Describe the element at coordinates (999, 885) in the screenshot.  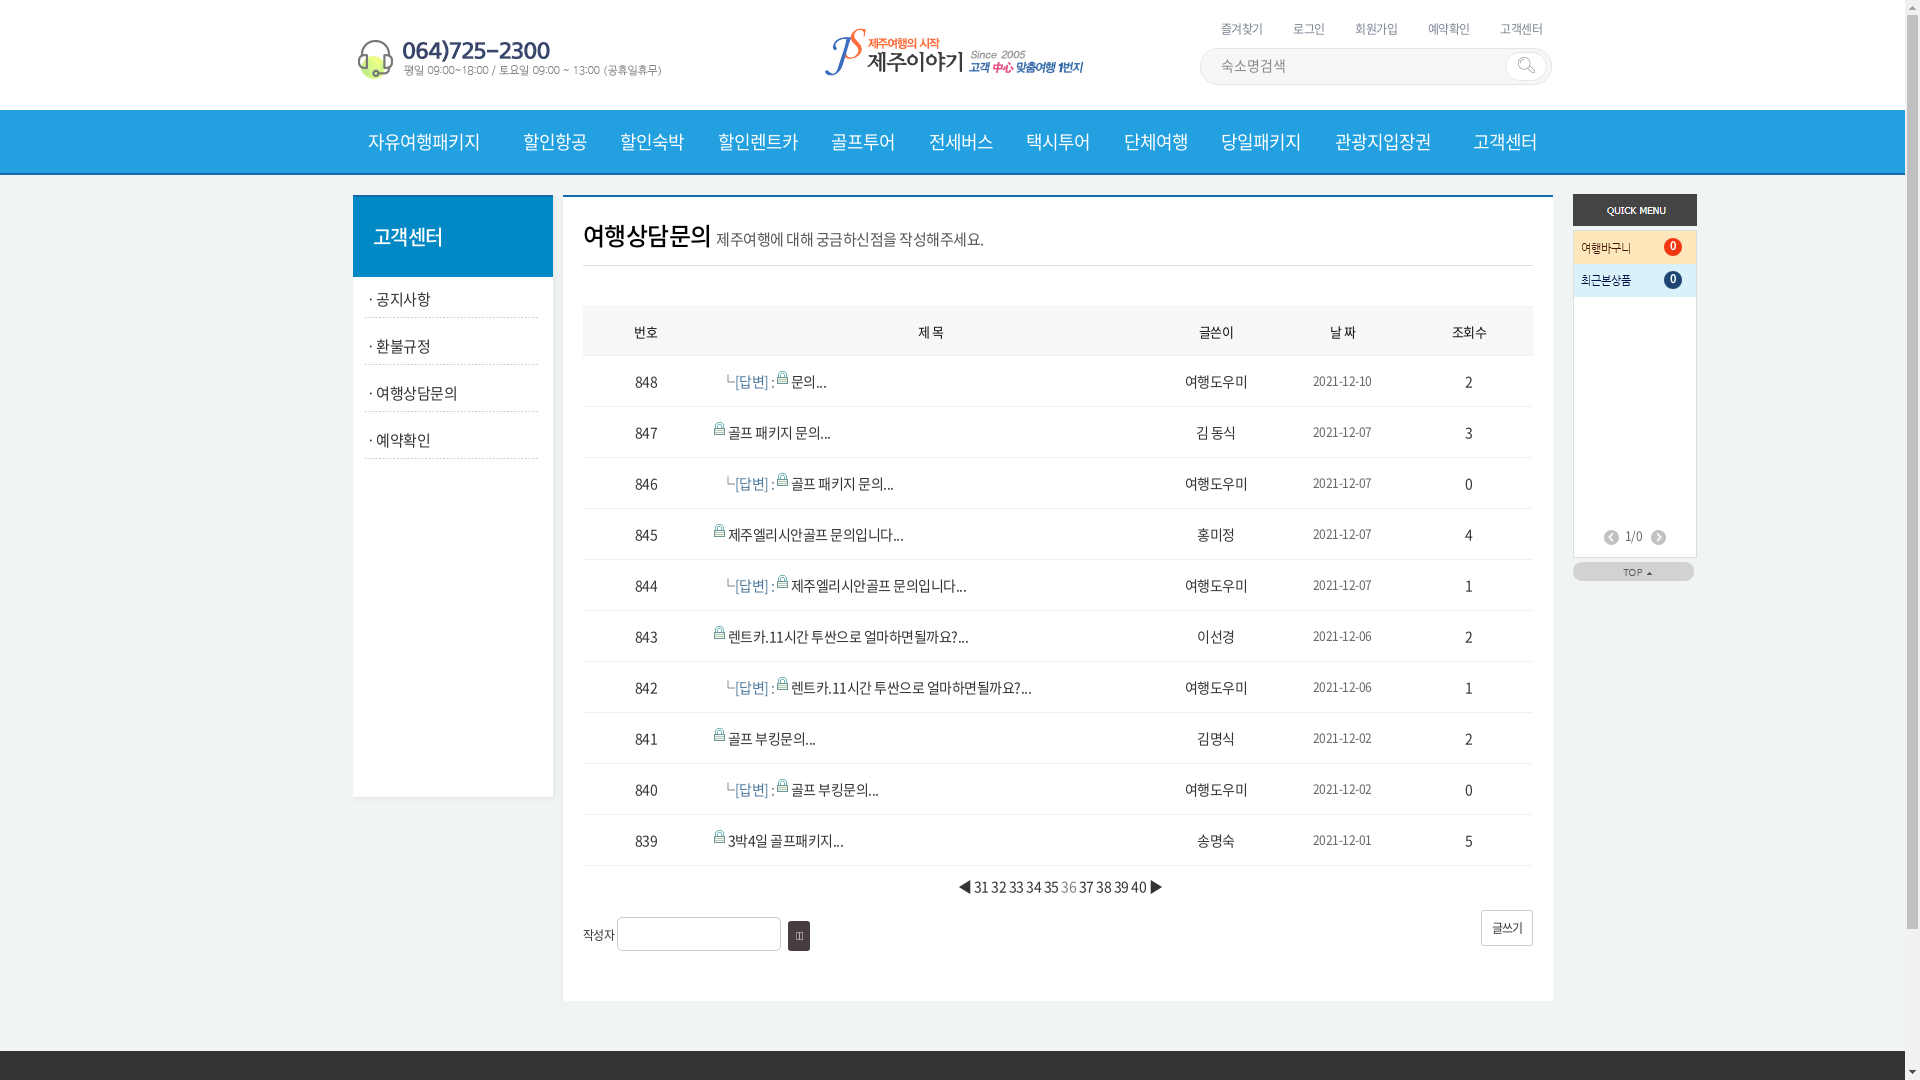
I see `'32'` at that location.